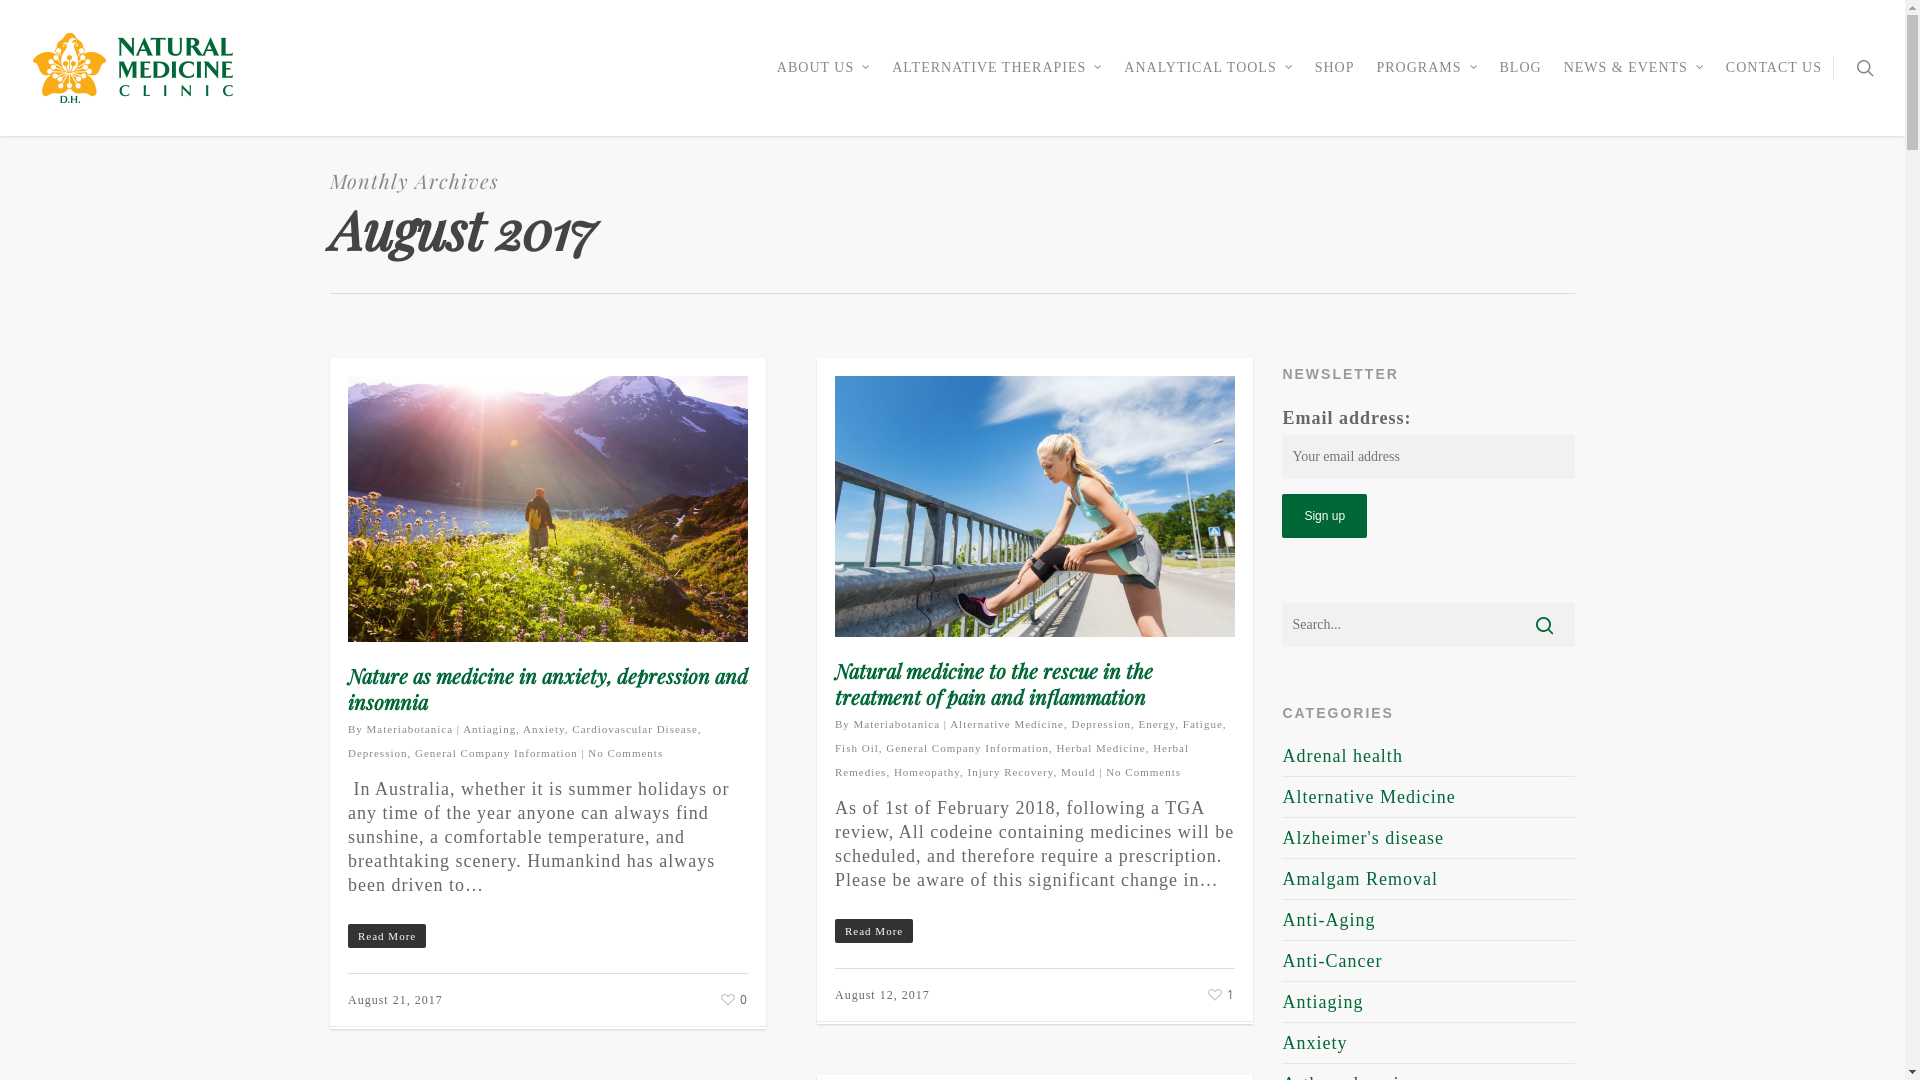 The height and width of the screenshot is (1080, 1920). I want to click on 'Homeopathy', so click(892, 770).